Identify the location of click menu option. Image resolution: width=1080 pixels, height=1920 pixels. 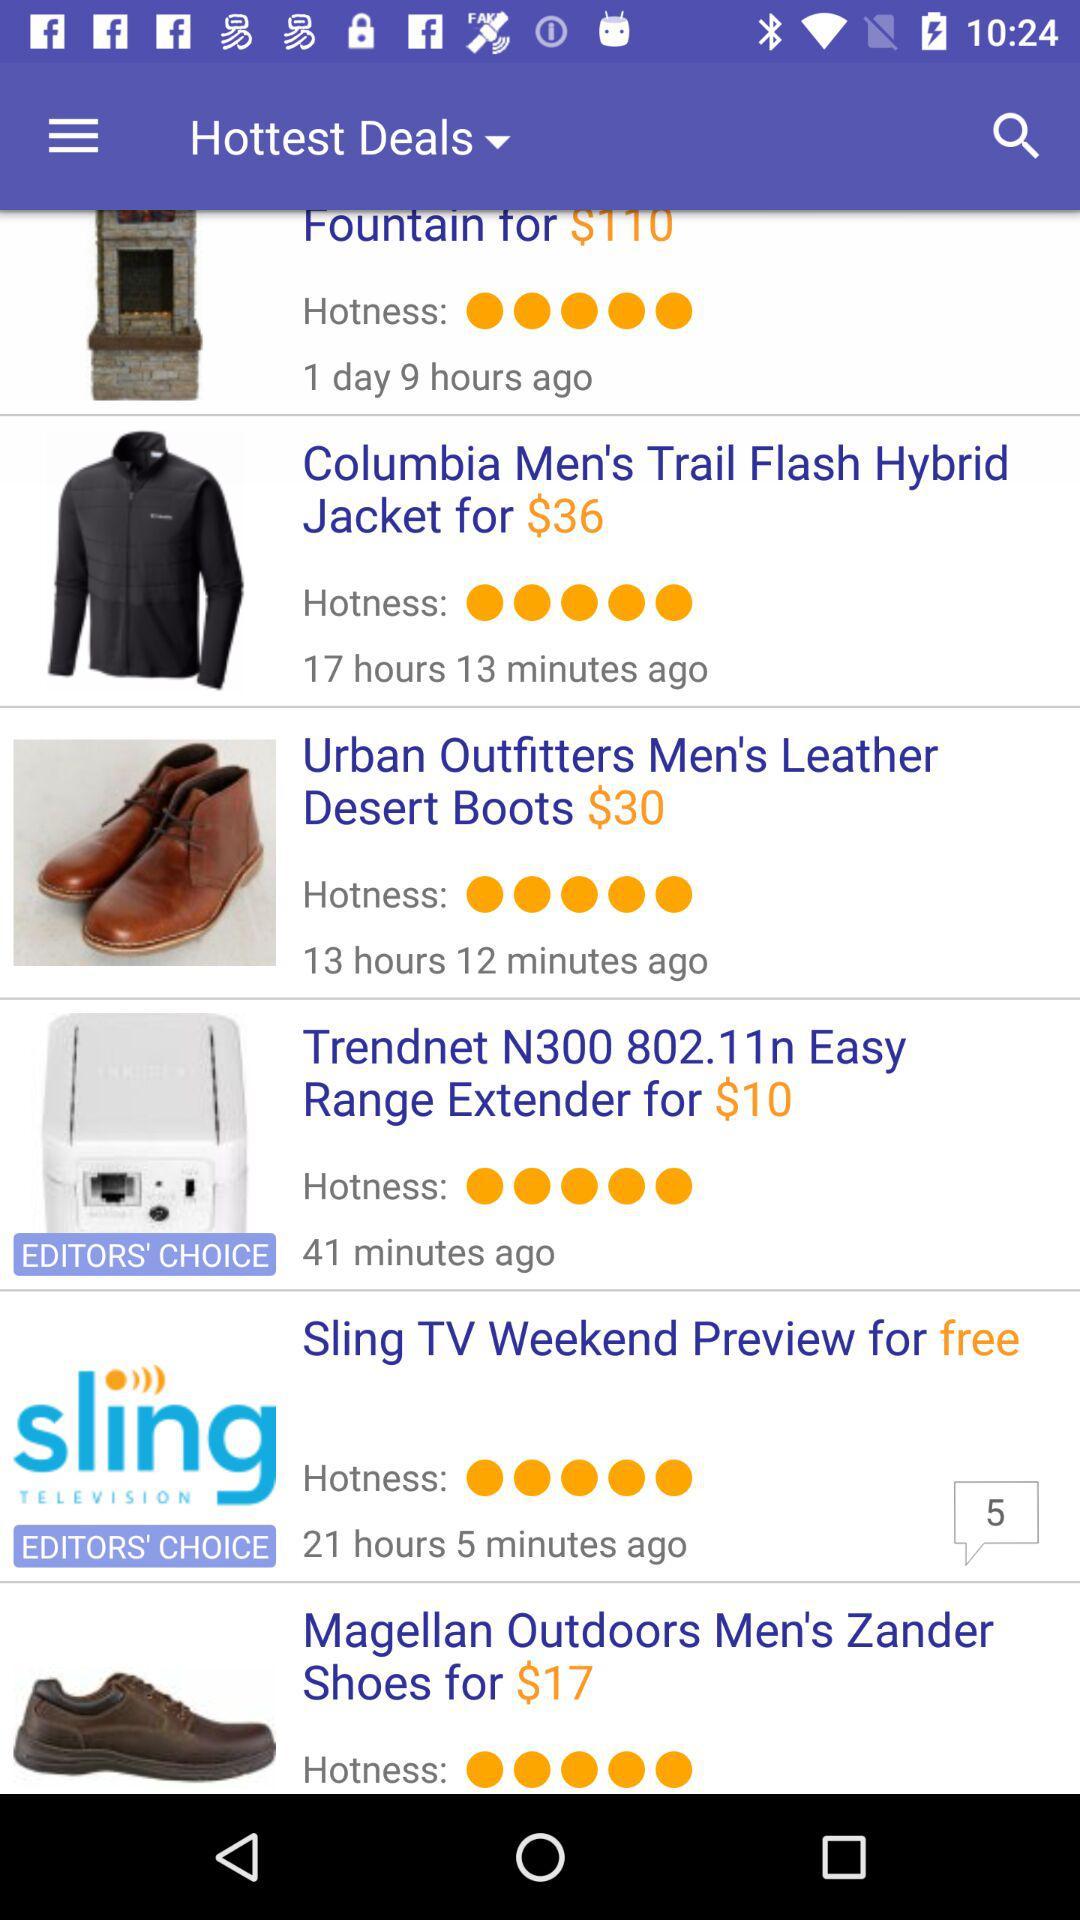
(72, 135).